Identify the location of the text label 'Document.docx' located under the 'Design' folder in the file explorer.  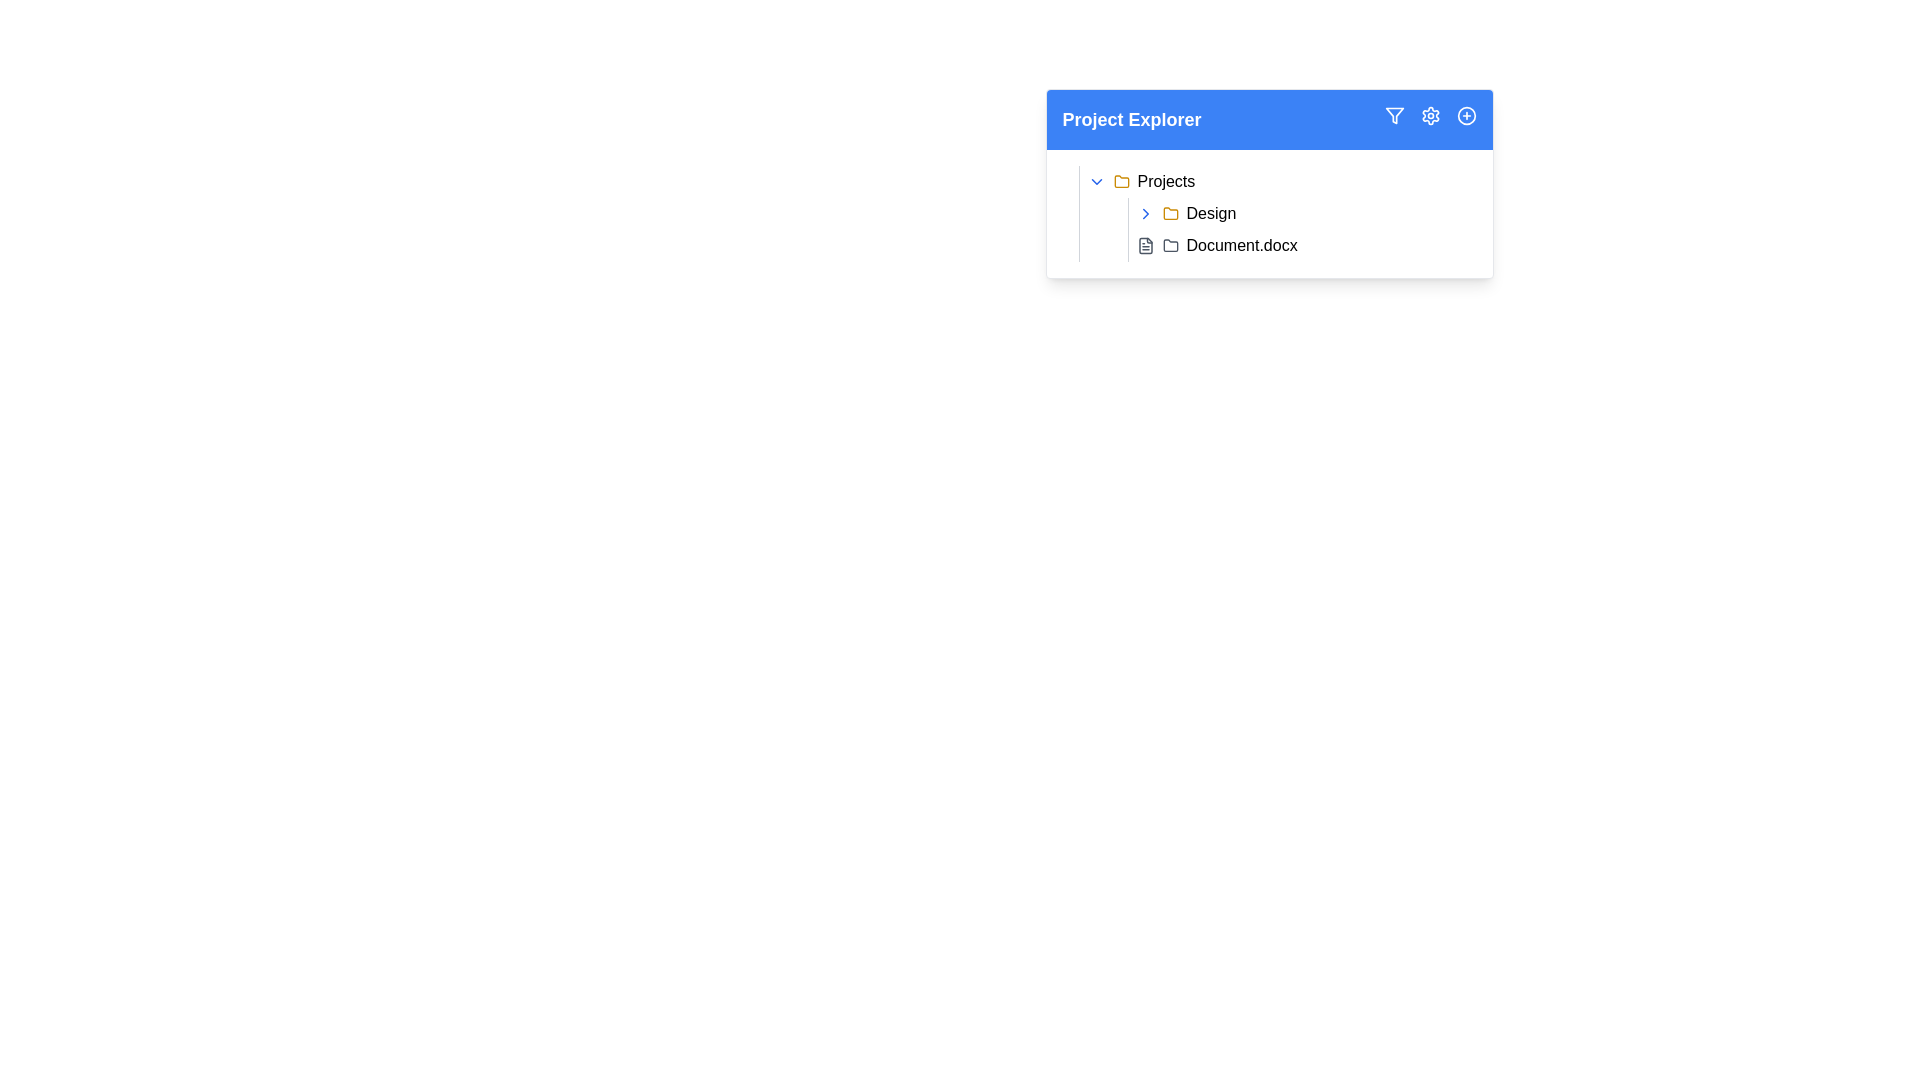
(1241, 245).